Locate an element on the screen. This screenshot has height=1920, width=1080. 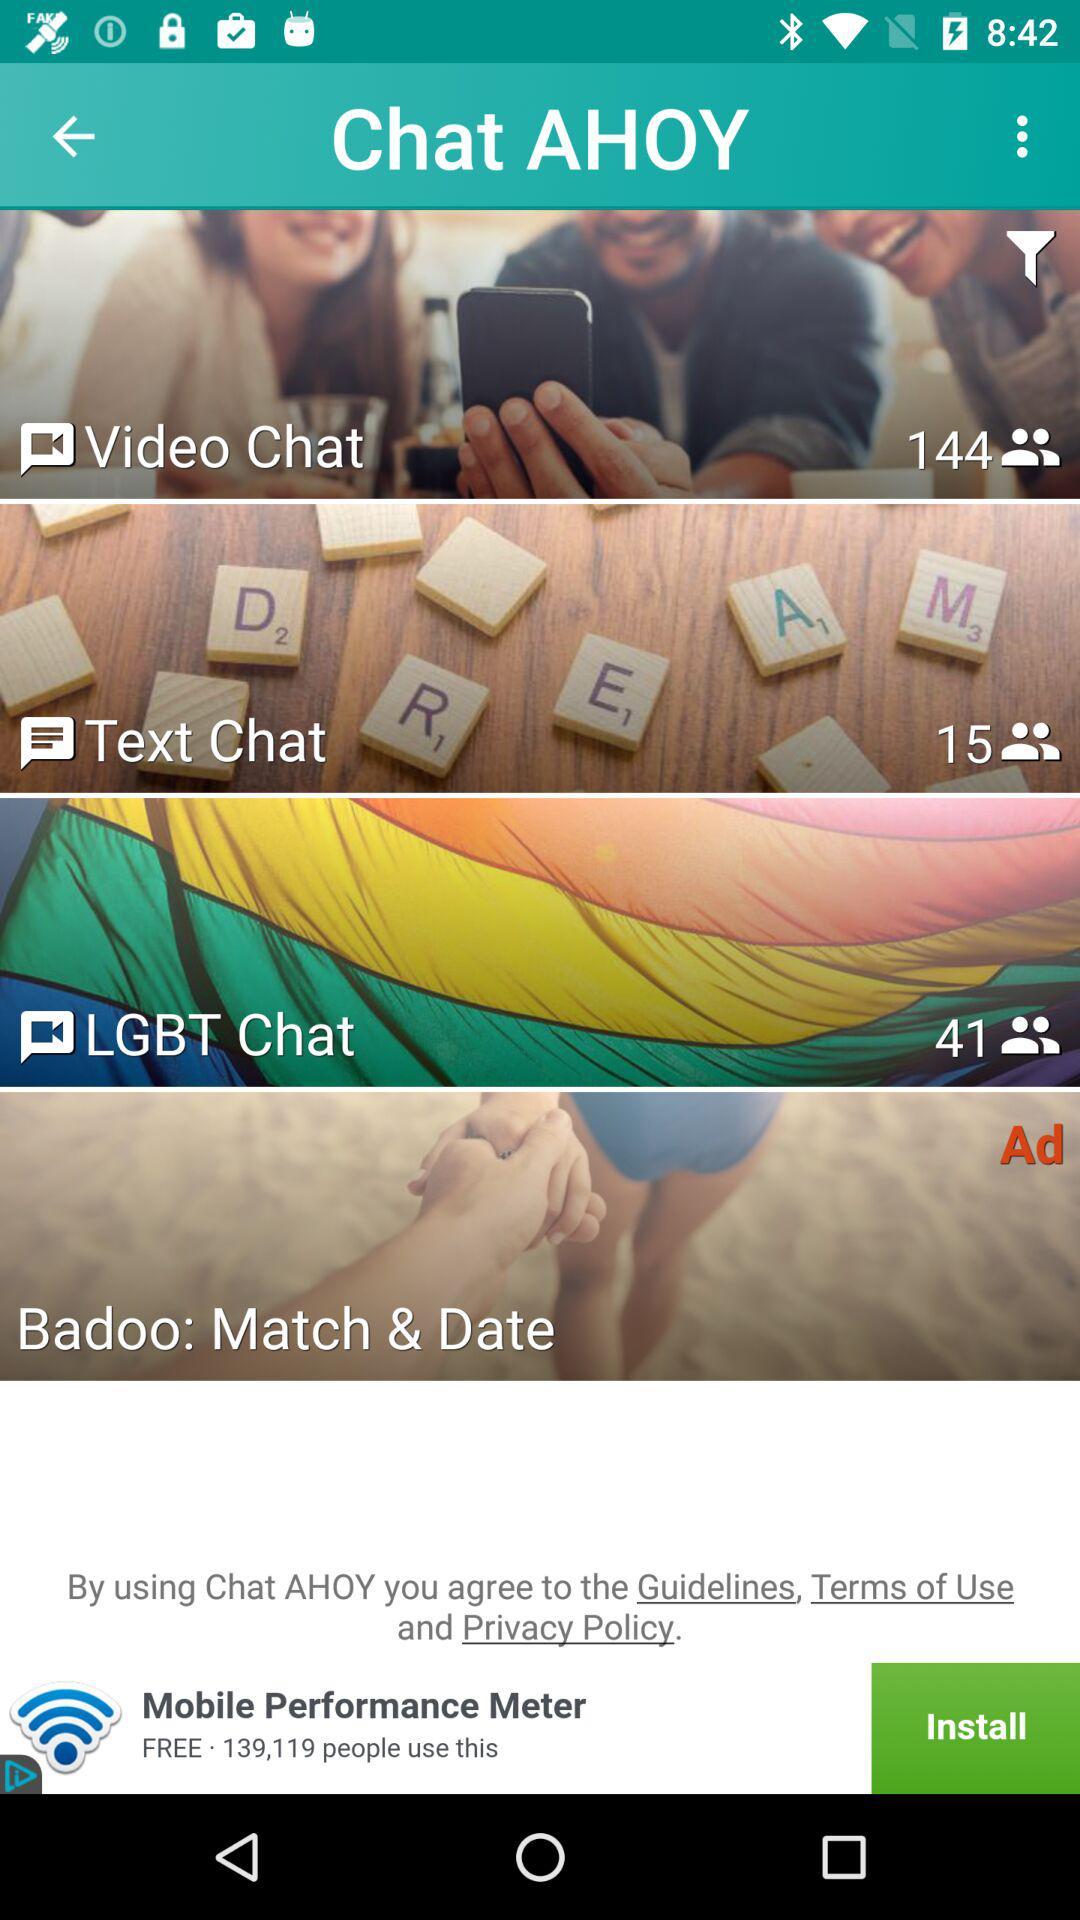
icon to the left of 15 item is located at coordinates (205, 737).